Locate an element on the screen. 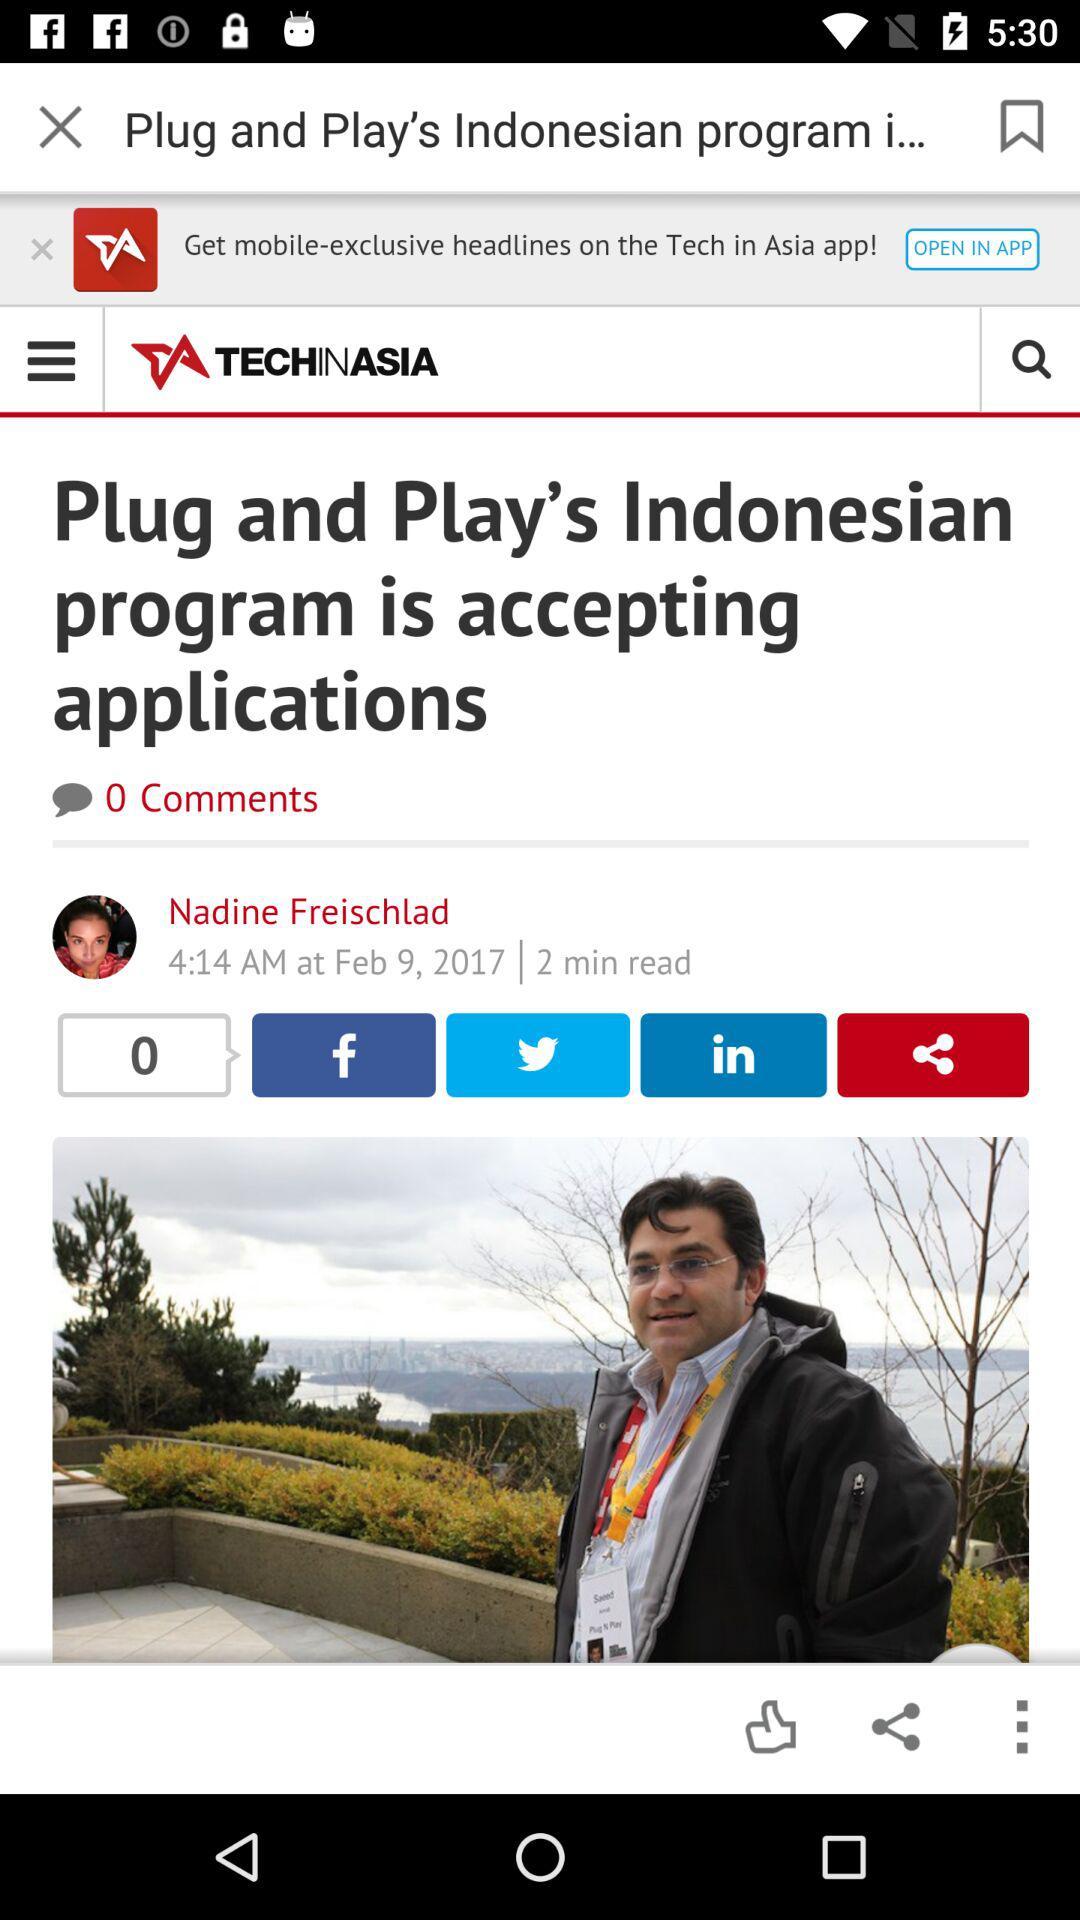 Image resolution: width=1080 pixels, height=1920 pixels. the button which is next to the like button is located at coordinates (893, 1727).